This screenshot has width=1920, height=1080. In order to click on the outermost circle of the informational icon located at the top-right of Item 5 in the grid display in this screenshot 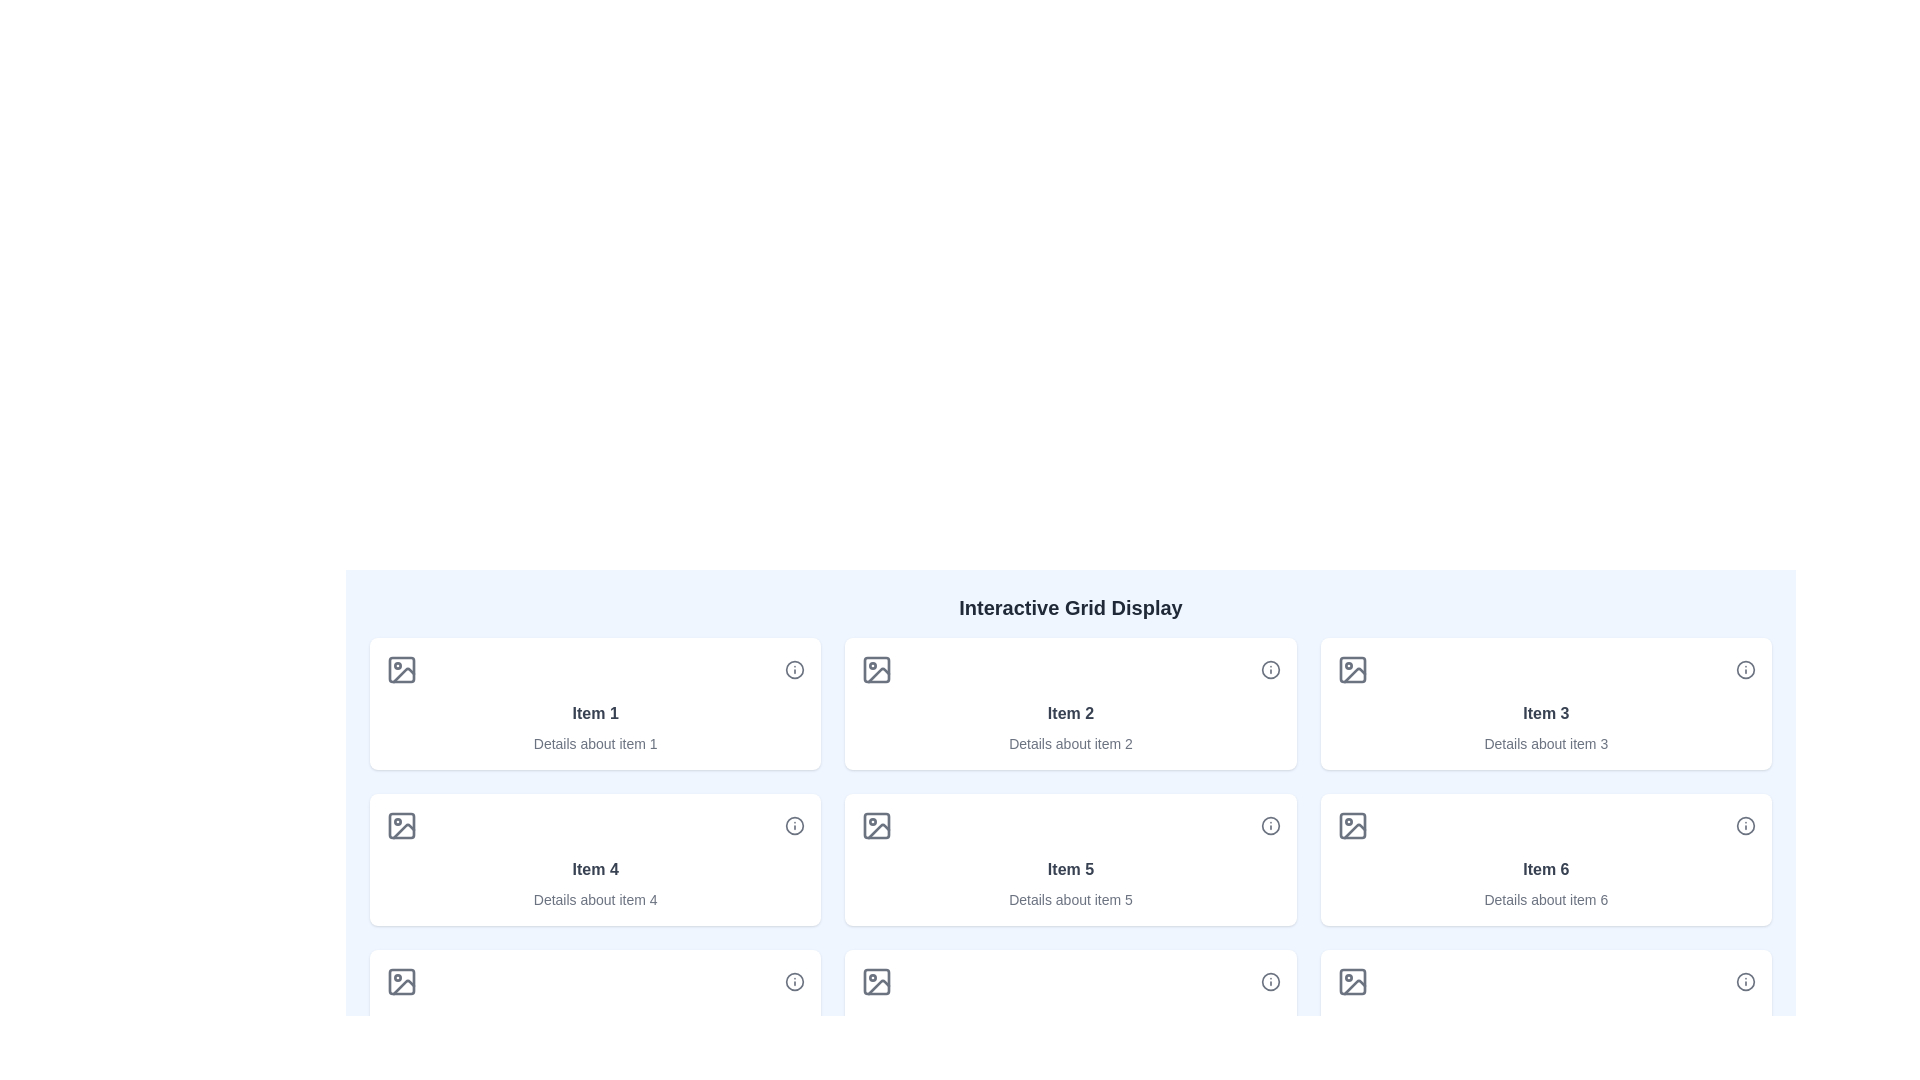, I will do `click(1269, 825)`.